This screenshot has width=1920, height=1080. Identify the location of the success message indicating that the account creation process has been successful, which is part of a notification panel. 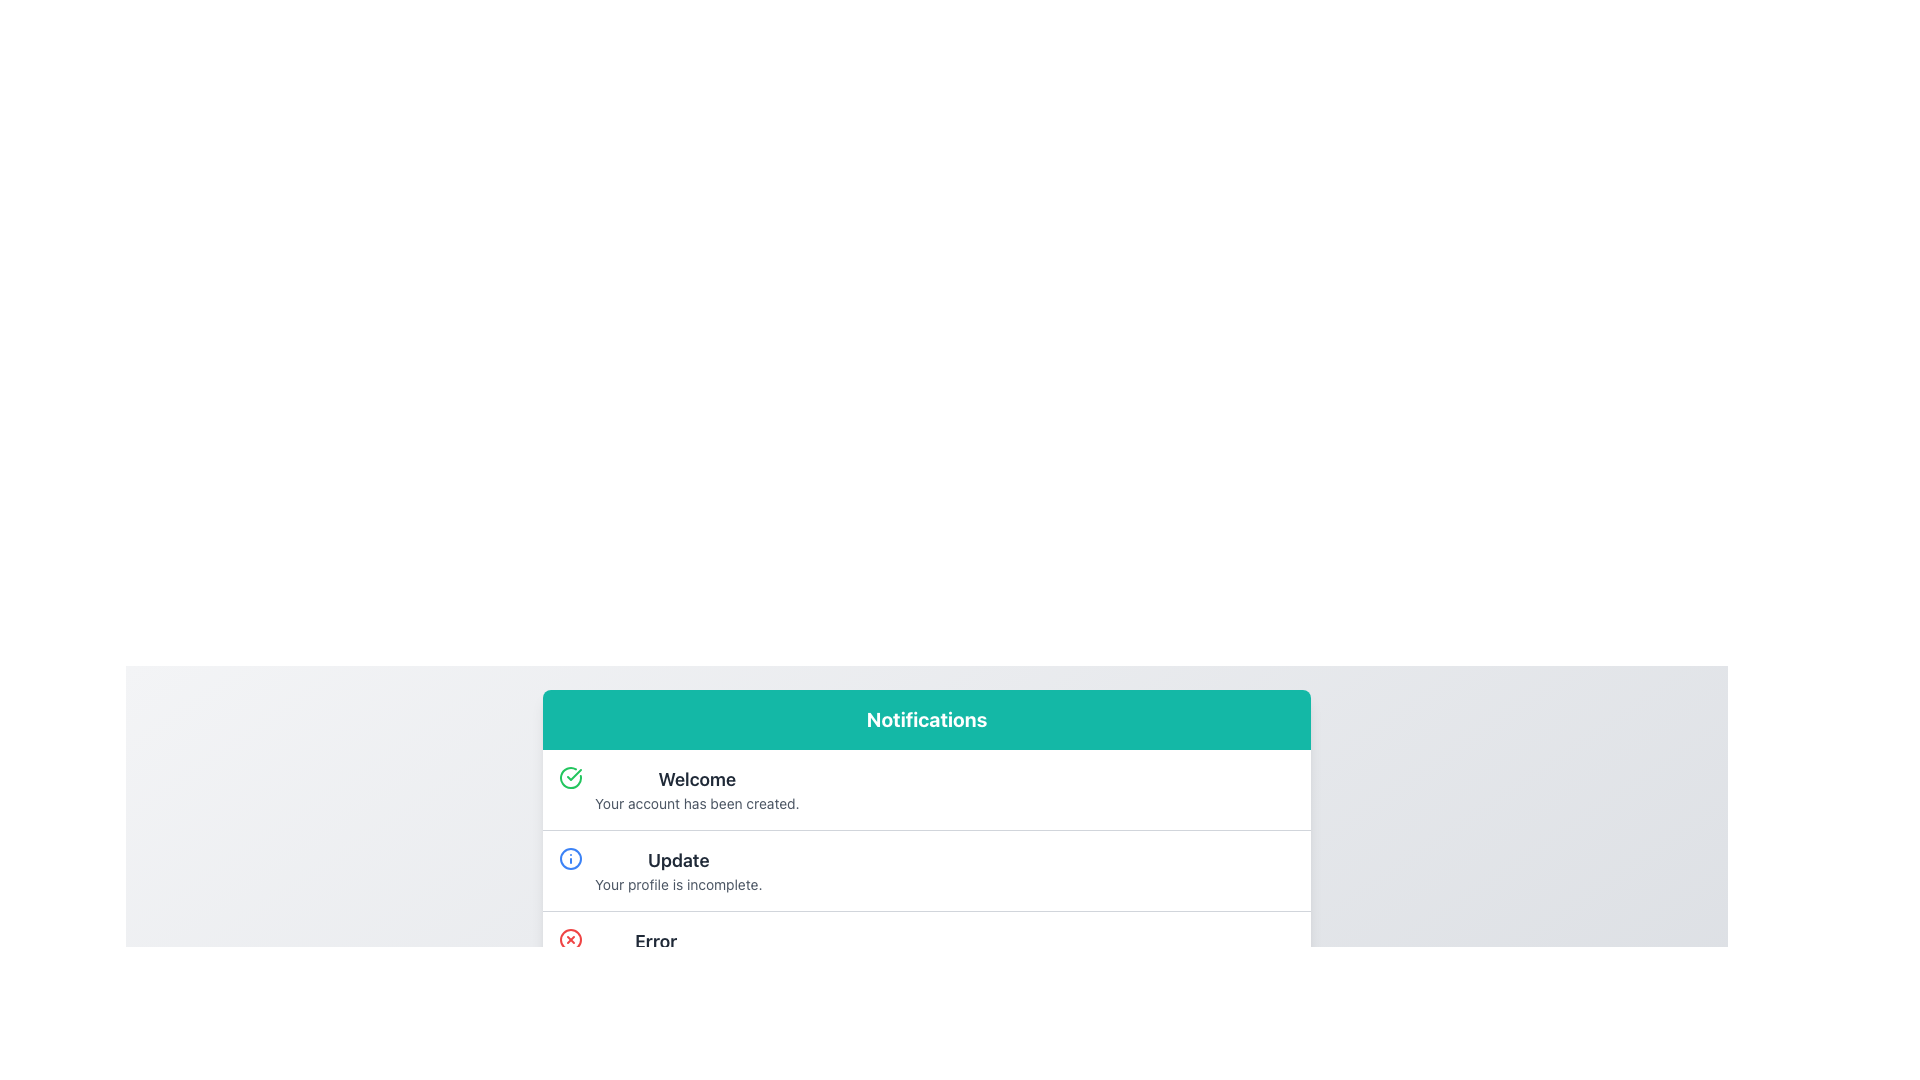
(697, 789).